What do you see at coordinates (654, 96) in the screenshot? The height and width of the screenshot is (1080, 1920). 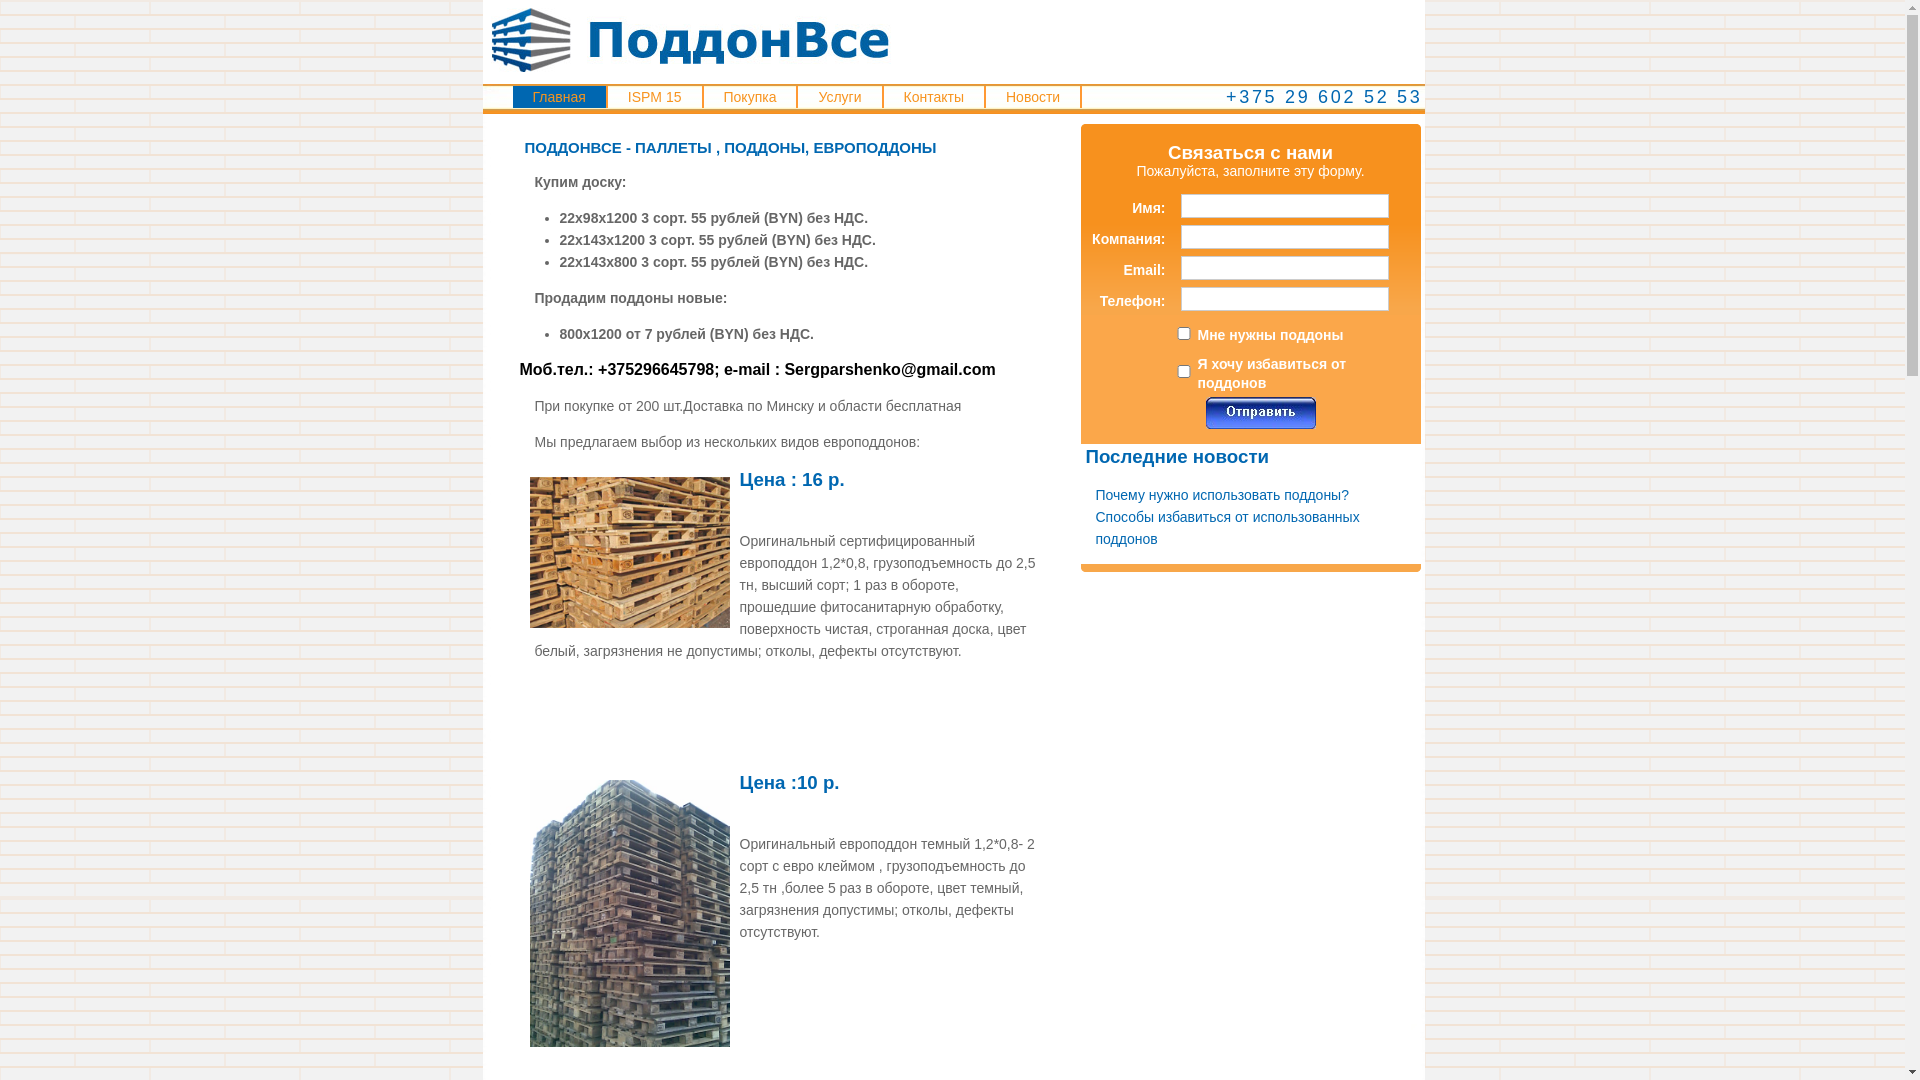 I see `'ISPM 15'` at bounding box center [654, 96].